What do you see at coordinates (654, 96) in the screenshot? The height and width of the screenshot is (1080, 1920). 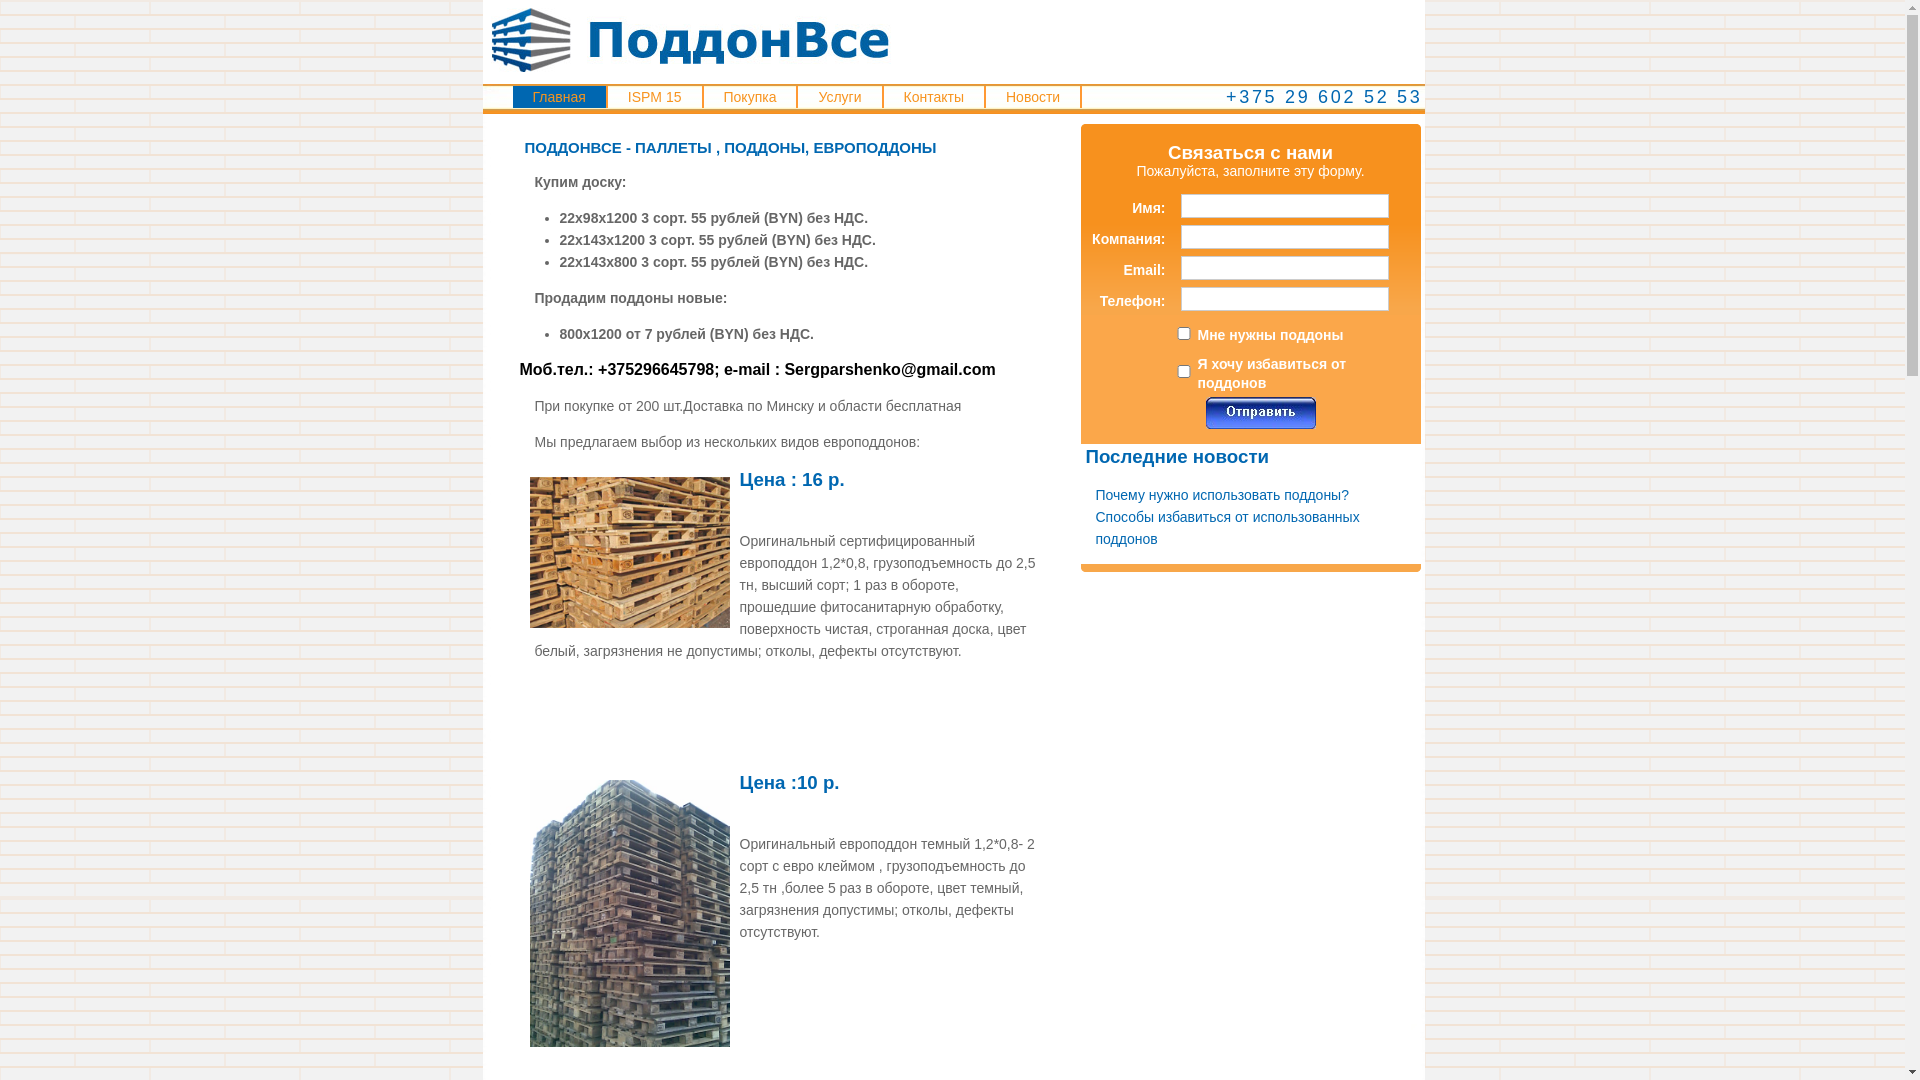 I see `'ISPM 15'` at bounding box center [654, 96].